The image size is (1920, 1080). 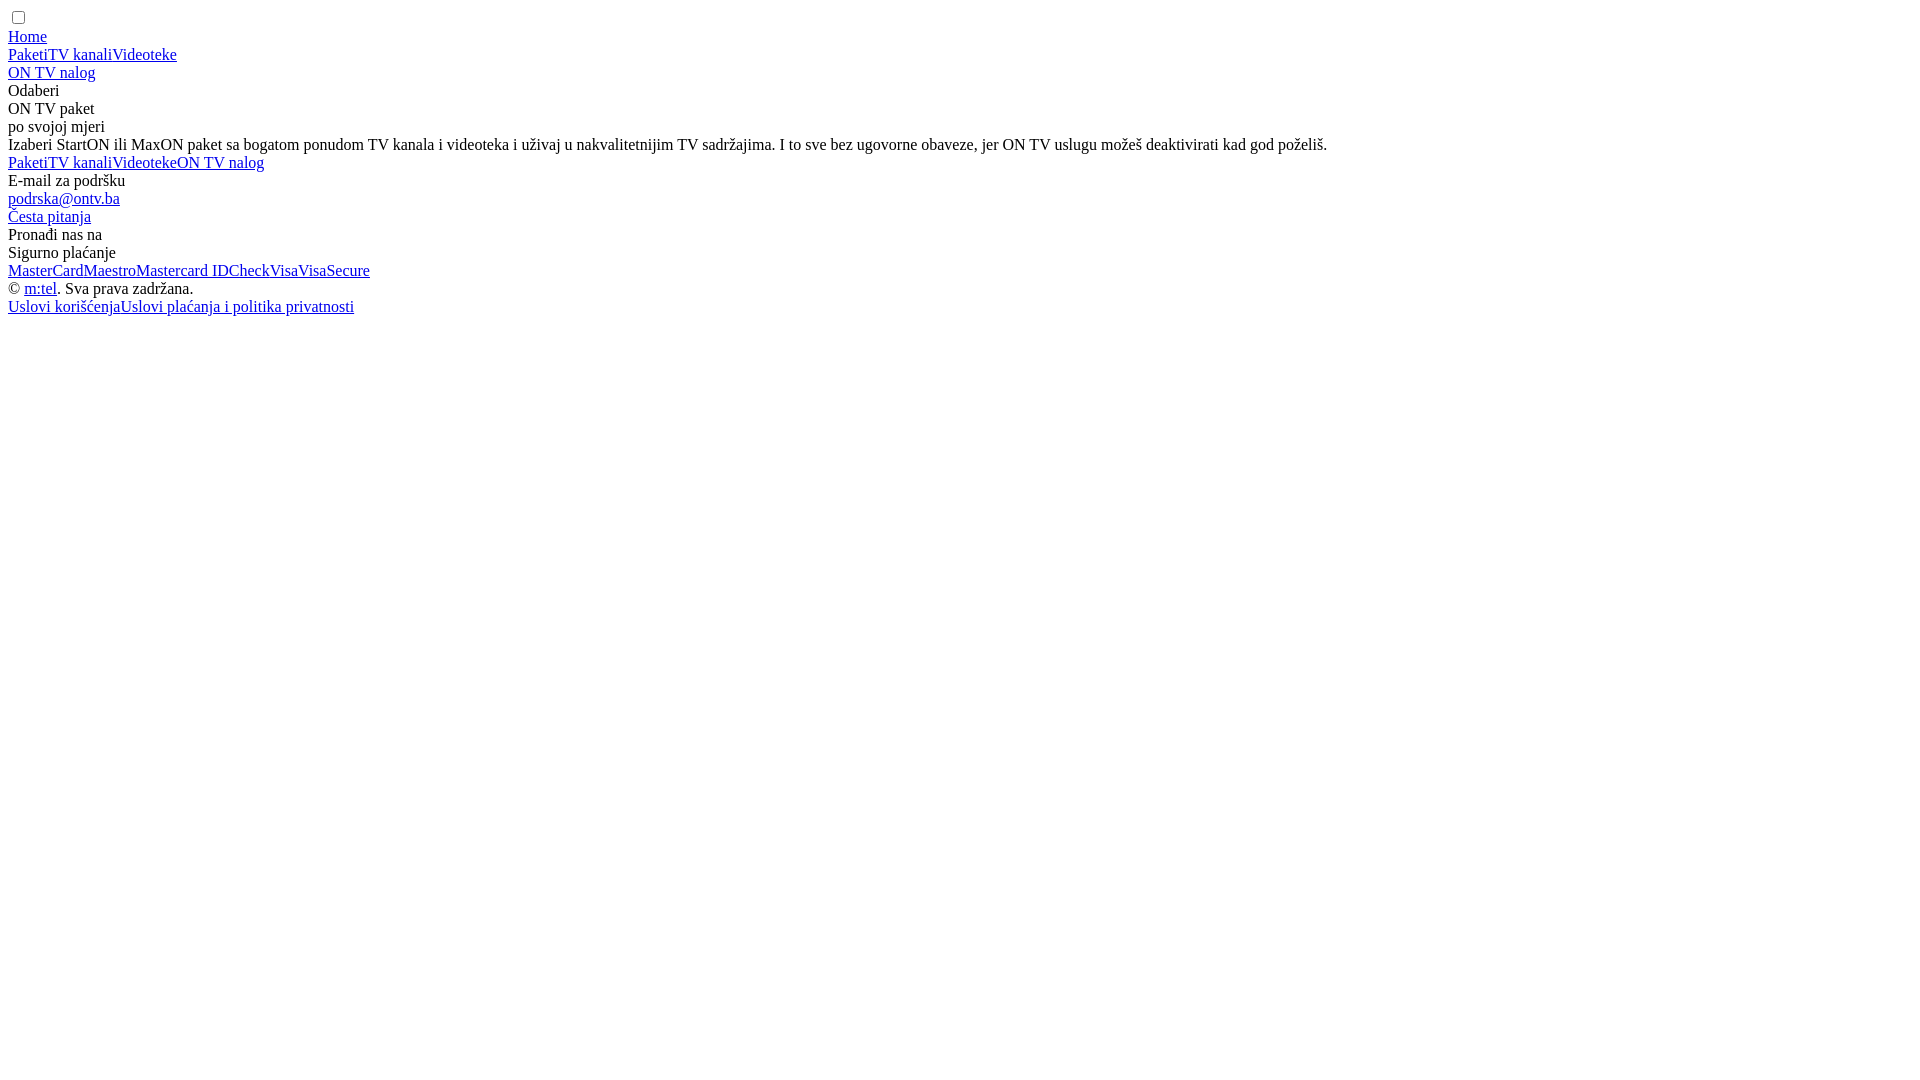 I want to click on 'Paketi', so click(x=8, y=53).